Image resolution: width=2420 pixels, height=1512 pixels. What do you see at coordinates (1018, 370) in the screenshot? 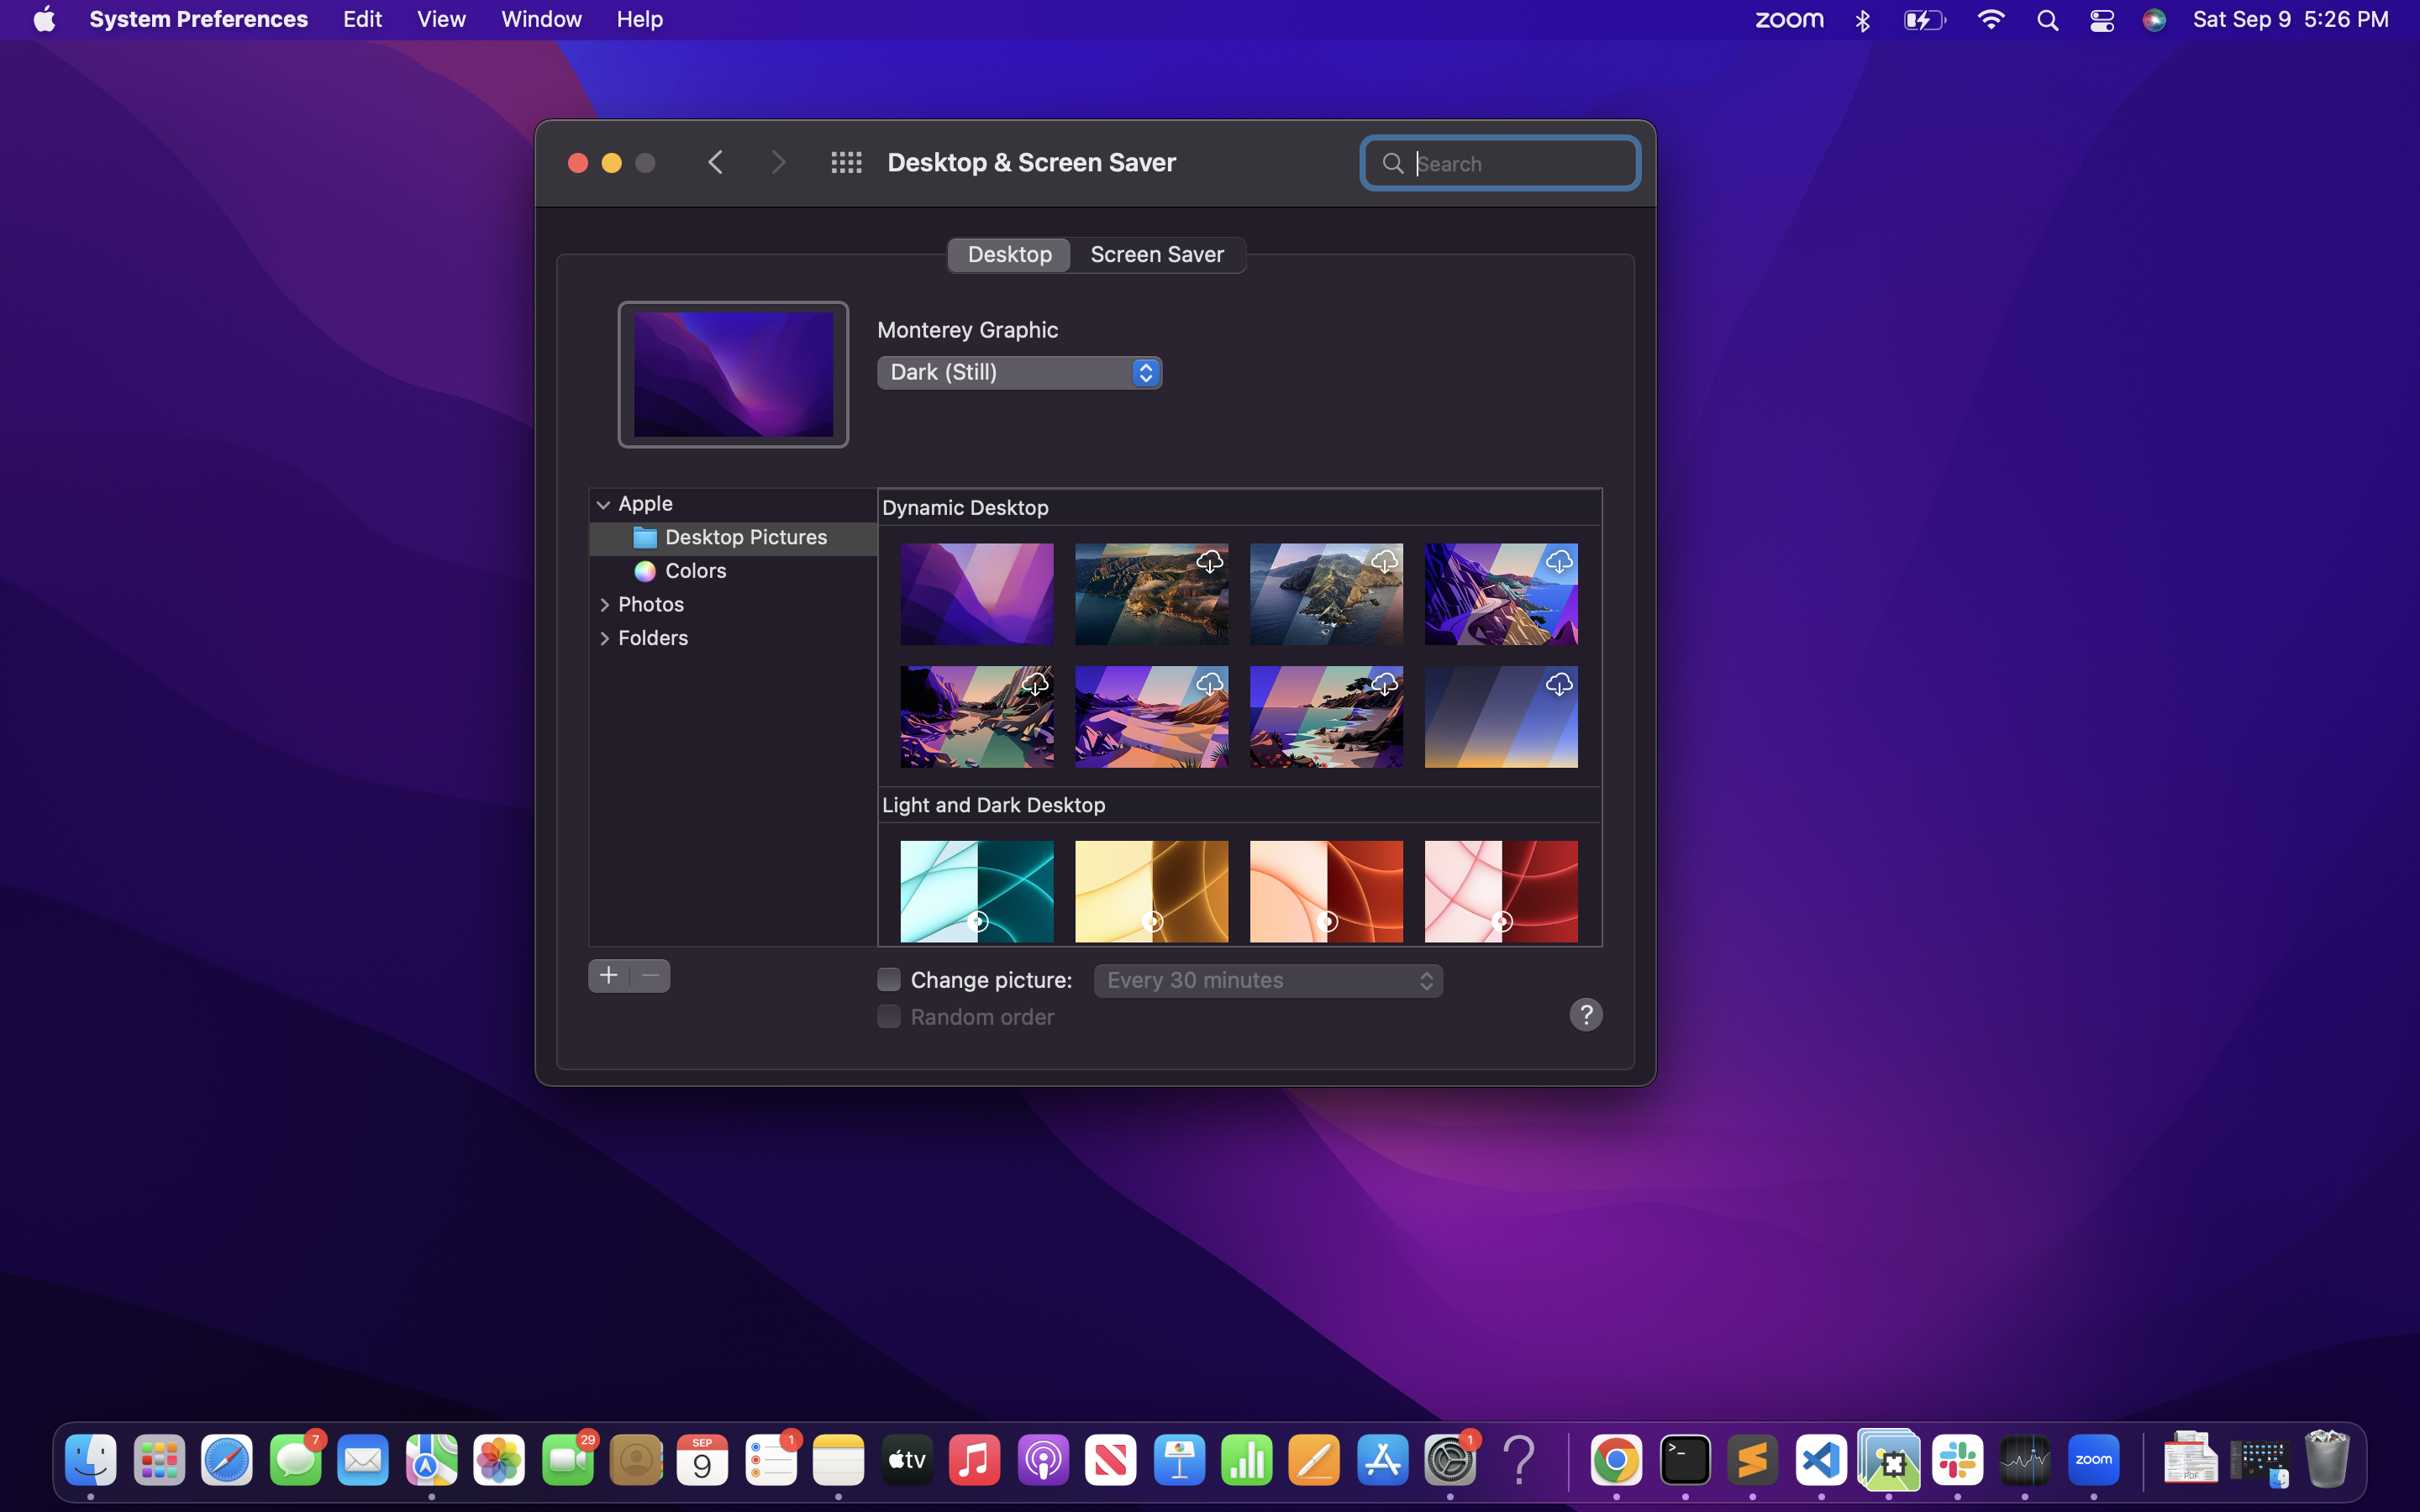
I see `Alter the current color theme to the light option` at bounding box center [1018, 370].